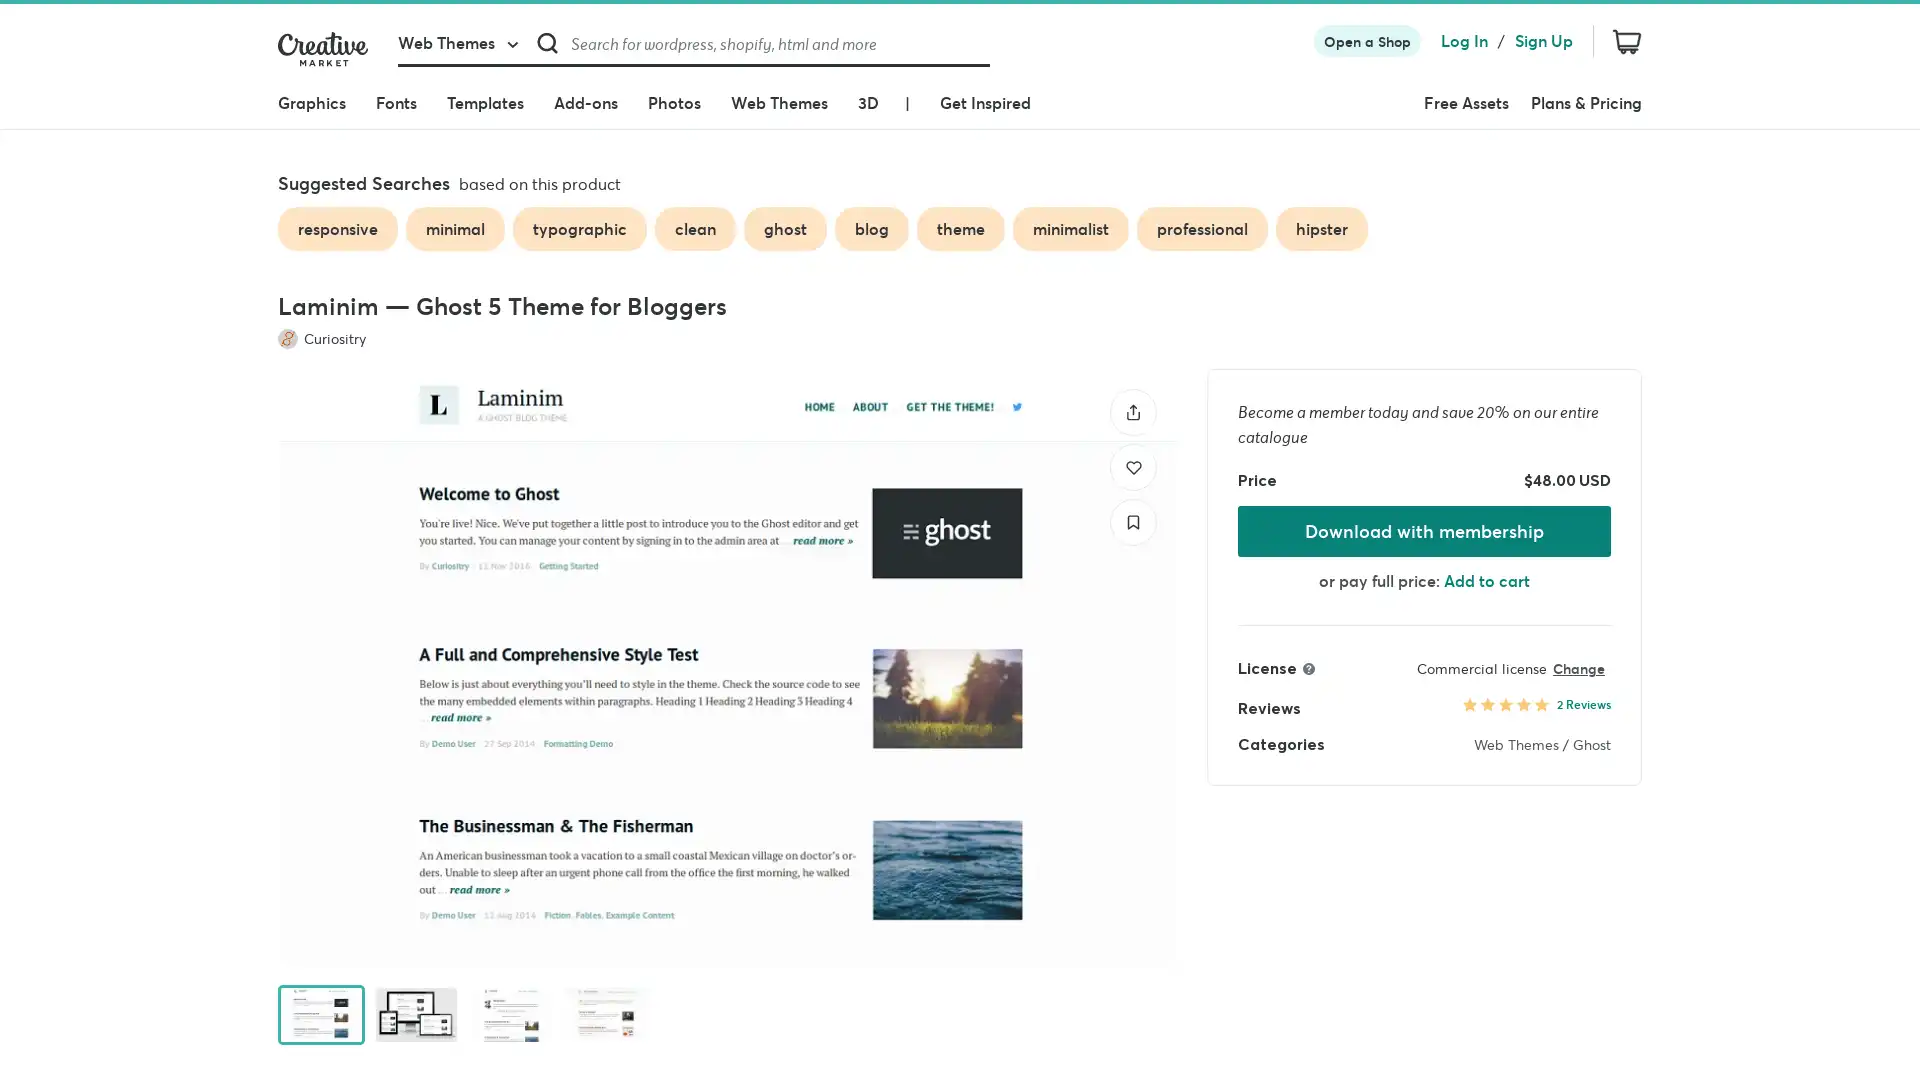 The height and width of the screenshot is (1080, 1920). Describe the element at coordinates (1423, 529) in the screenshot. I see `Download with membership` at that location.